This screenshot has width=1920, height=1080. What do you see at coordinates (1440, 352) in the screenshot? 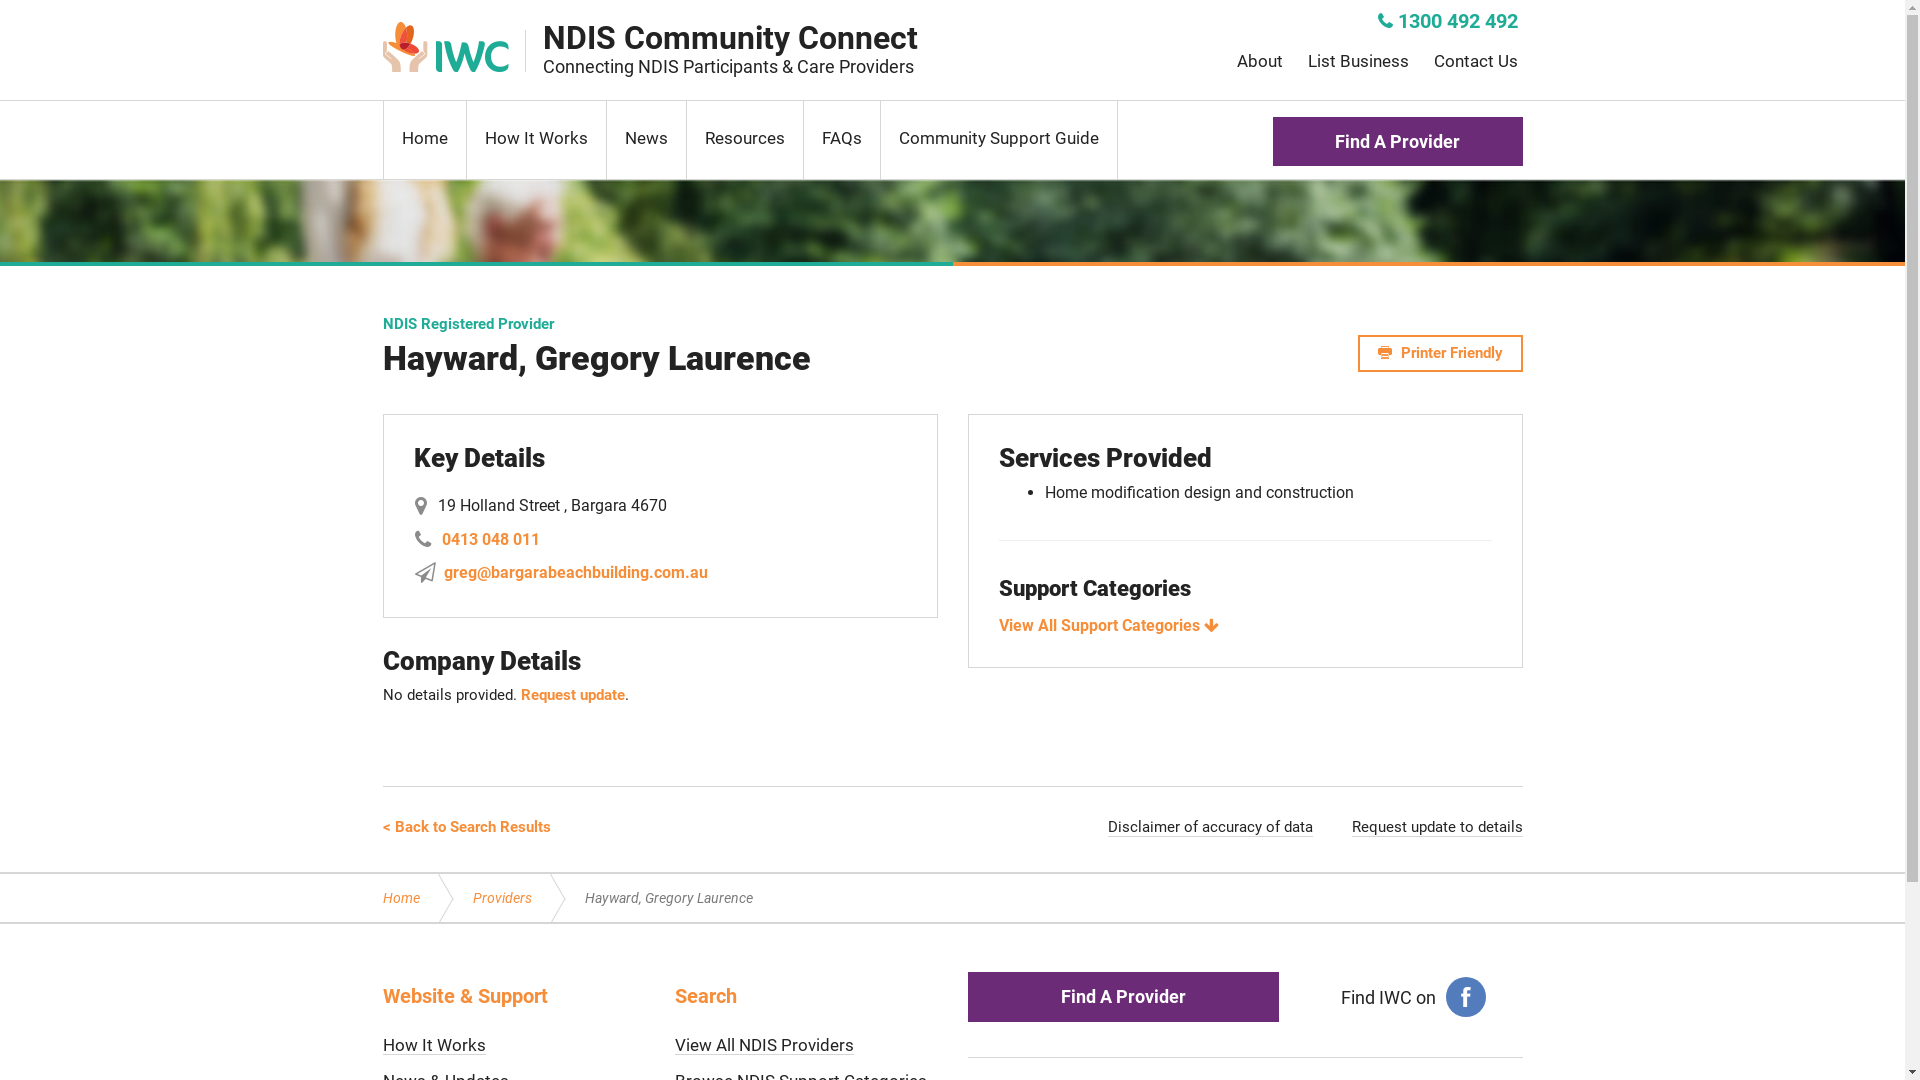
I see `'Printer Friendly'` at bounding box center [1440, 352].